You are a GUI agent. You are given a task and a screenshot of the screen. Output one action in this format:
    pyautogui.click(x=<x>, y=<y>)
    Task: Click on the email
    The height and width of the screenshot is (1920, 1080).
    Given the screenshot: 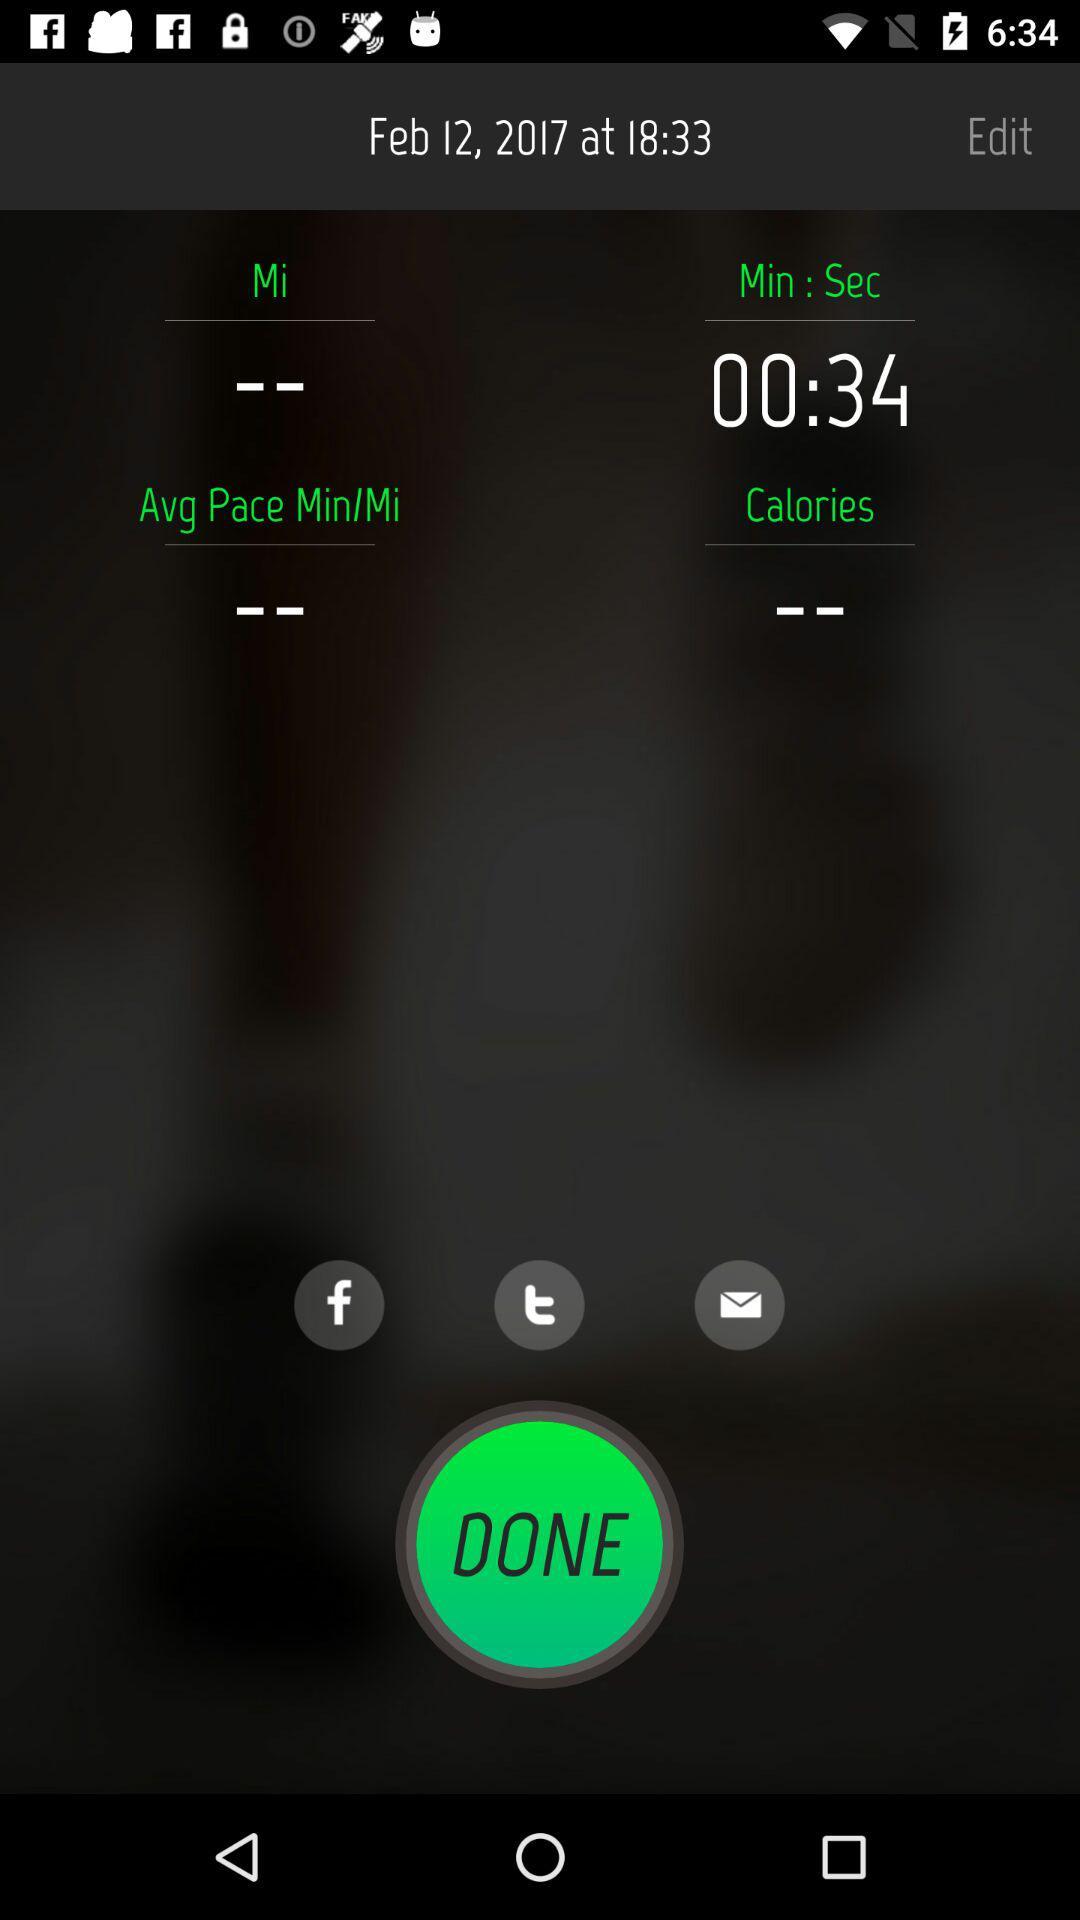 What is the action you would take?
    pyautogui.click(x=739, y=1305)
    